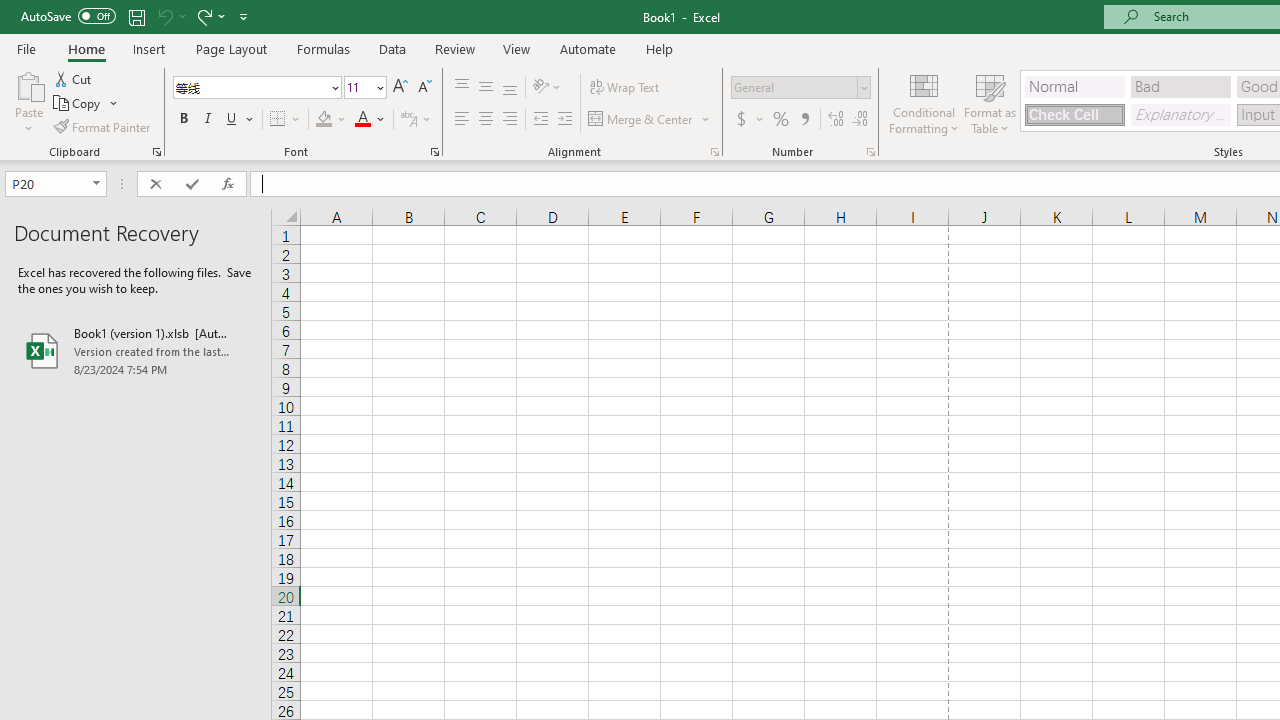 The width and height of the screenshot is (1280, 720). I want to click on 'Underline', so click(240, 119).